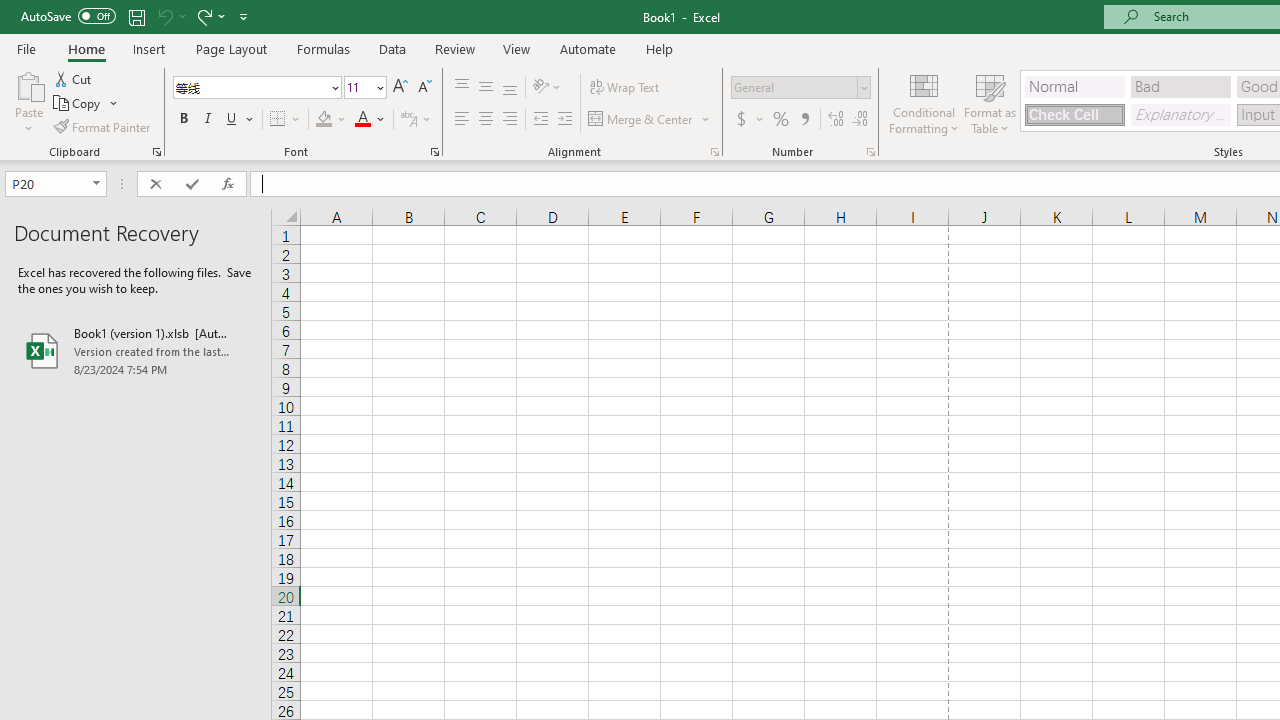 The width and height of the screenshot is (1280, 720). I want to click on 'Underline', so click(240, 119).